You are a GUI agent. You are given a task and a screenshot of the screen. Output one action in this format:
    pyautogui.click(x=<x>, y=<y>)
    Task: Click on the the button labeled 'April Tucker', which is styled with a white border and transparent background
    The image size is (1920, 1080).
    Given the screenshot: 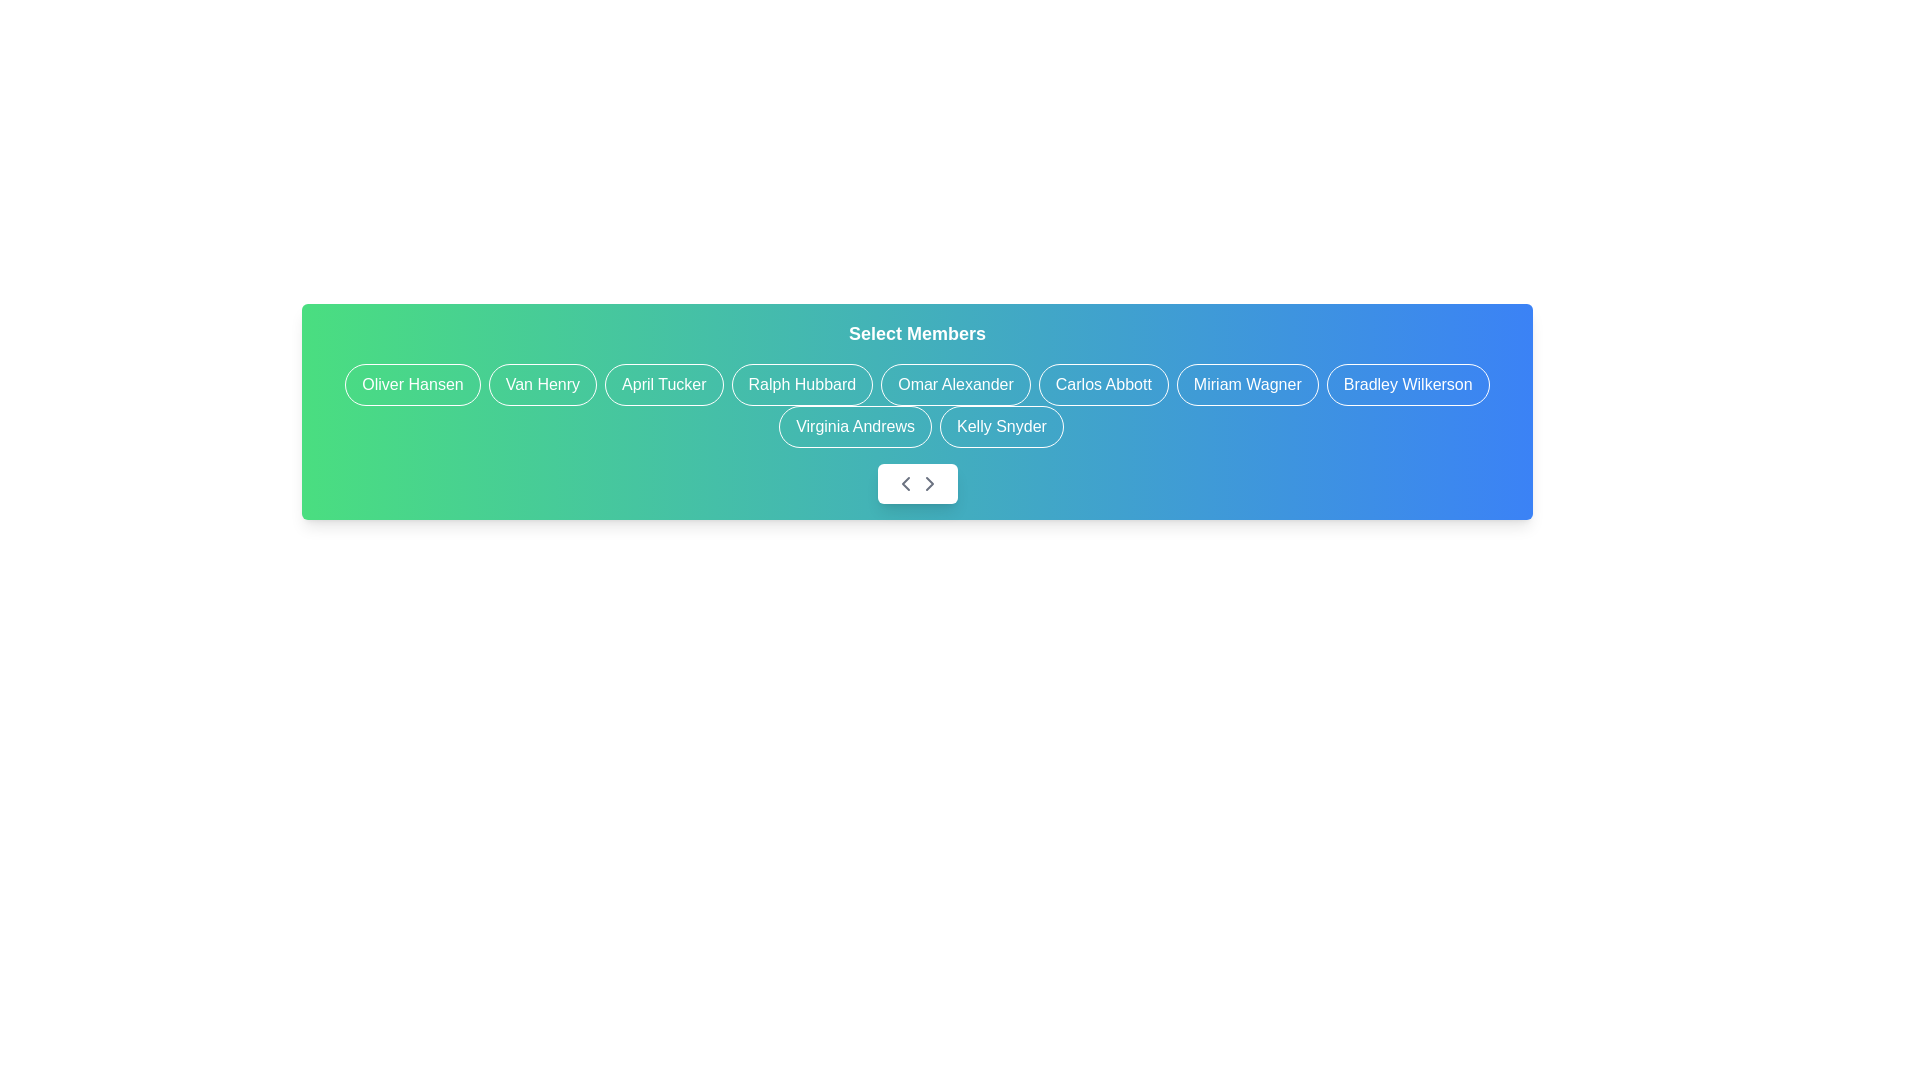 What is the action you would take?
    pyautogui.click(x=664, y=385)
    